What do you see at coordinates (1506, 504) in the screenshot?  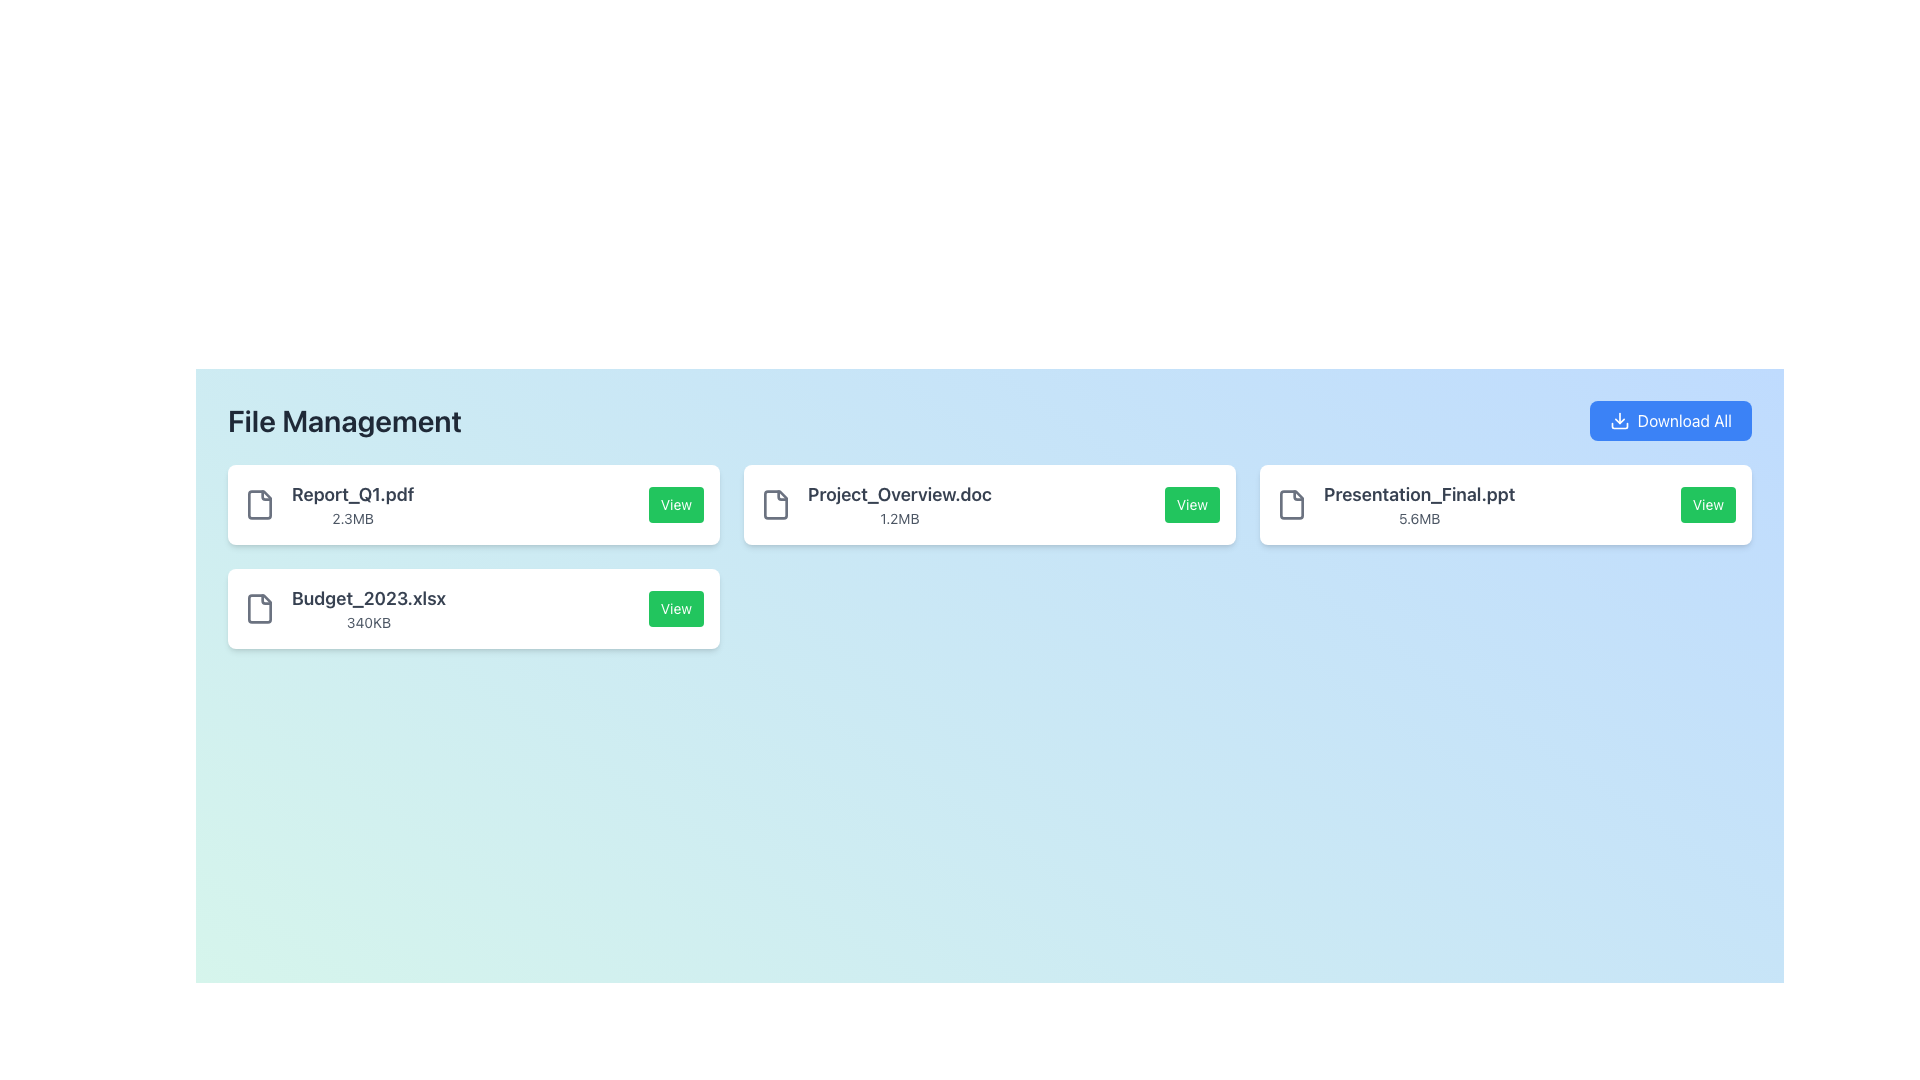 I see `the third file item card in the file management system for potential interactions` at bounding box center [1506, 504].